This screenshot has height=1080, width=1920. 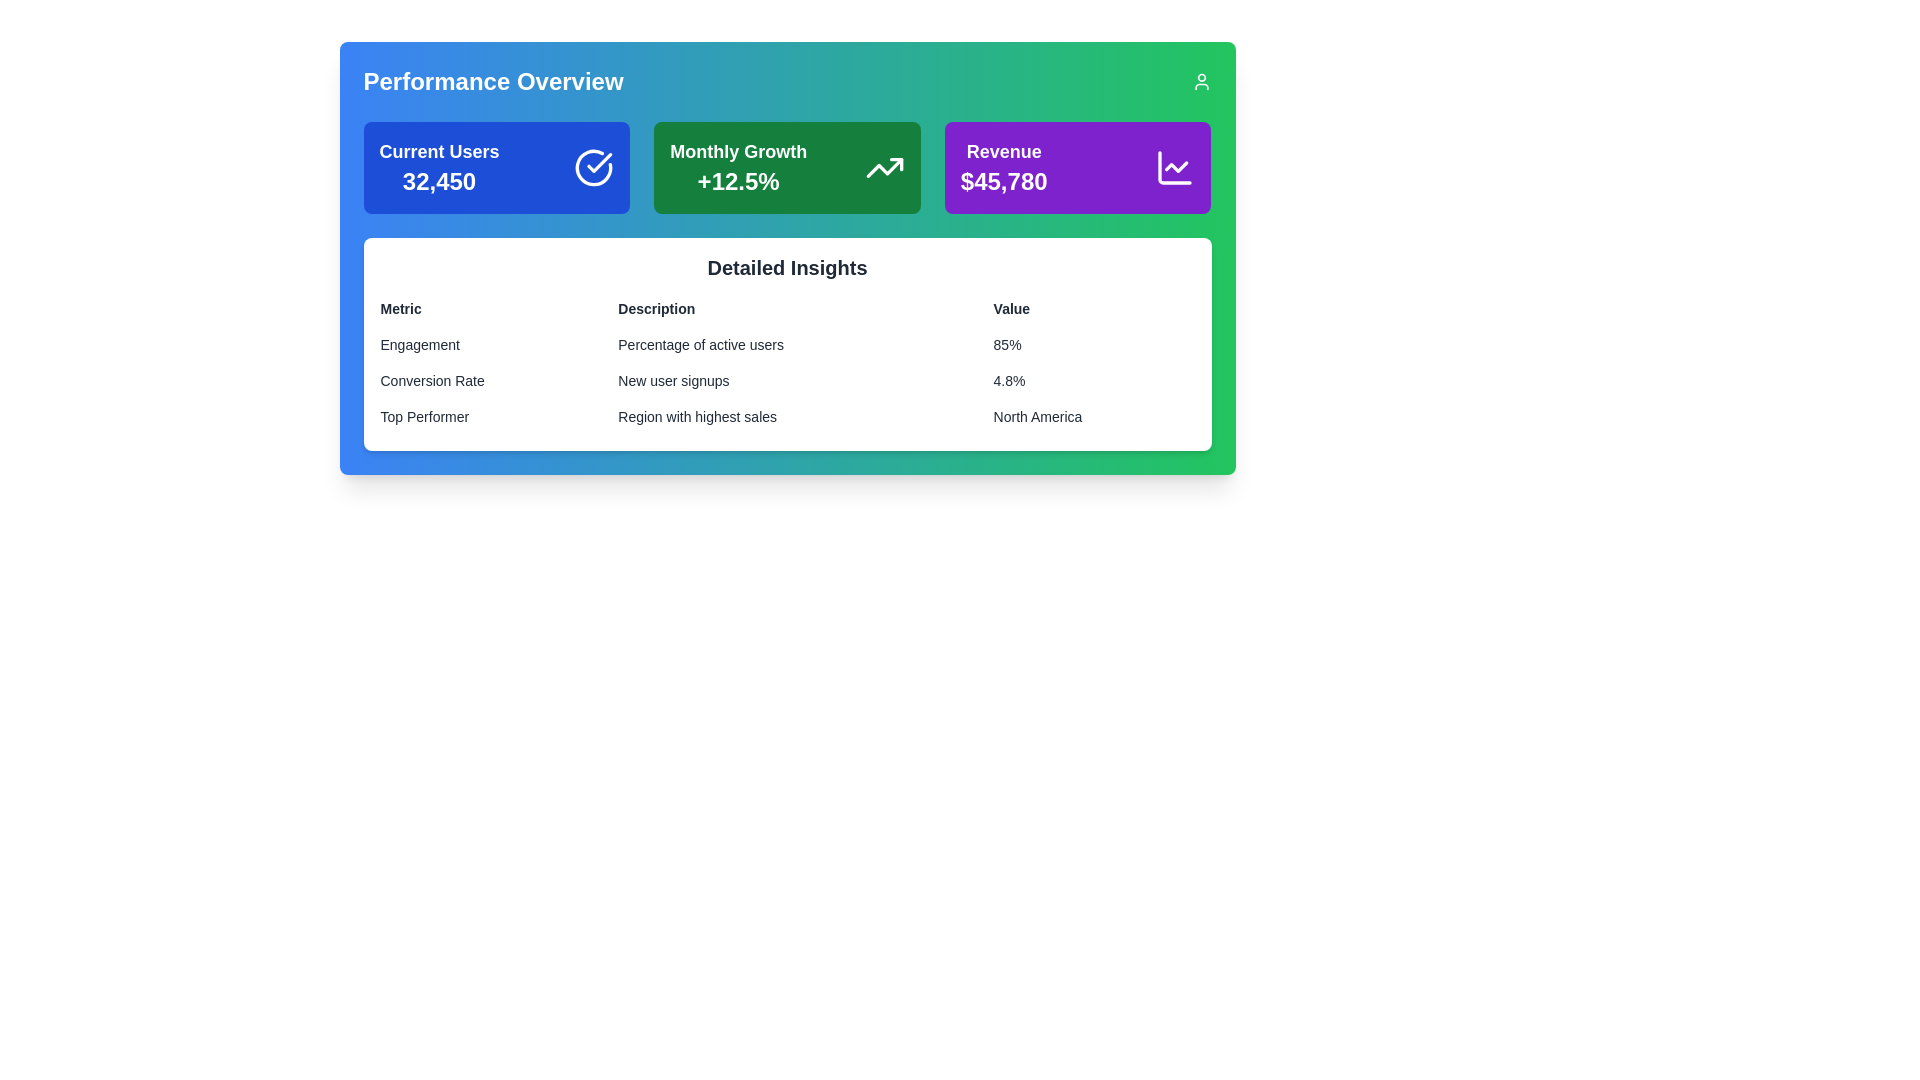 I want to click on the heading element displaying 'Detailed Insights' in a large, bold, black font, so click(x=786, y=266).